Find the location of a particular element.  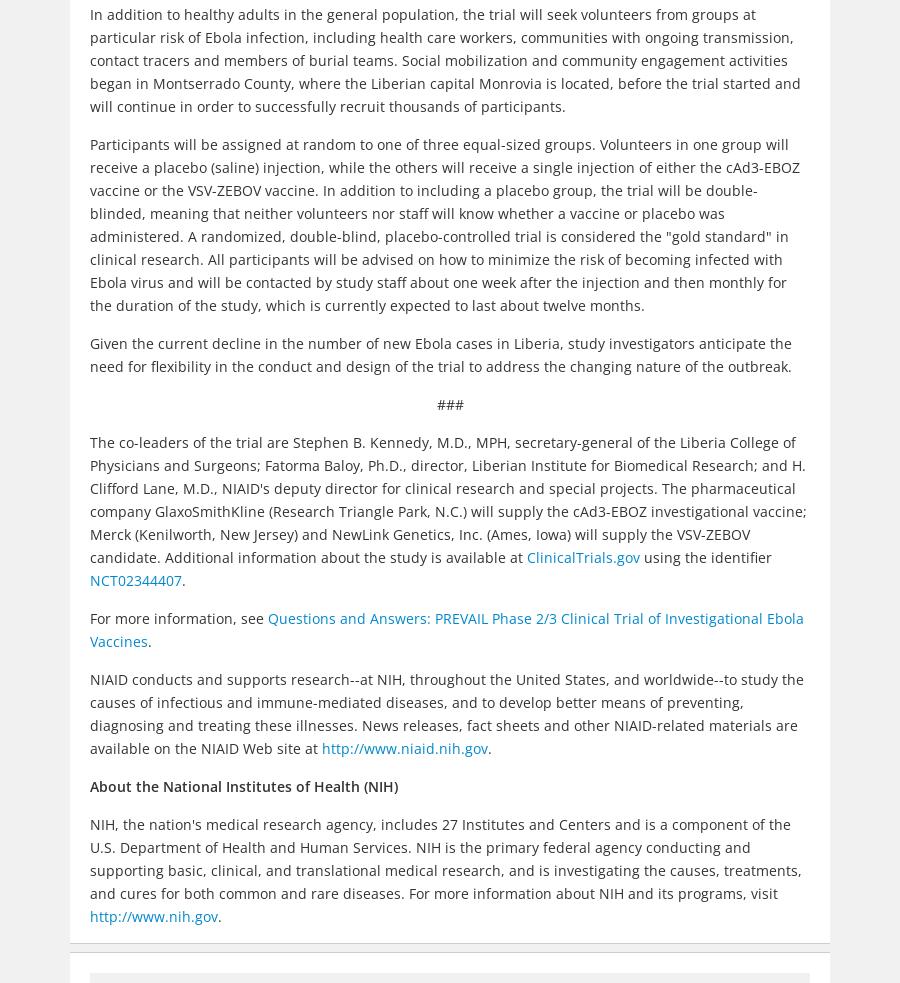

'ClinicalTrials.gov' is located at coordinates (583, 557).